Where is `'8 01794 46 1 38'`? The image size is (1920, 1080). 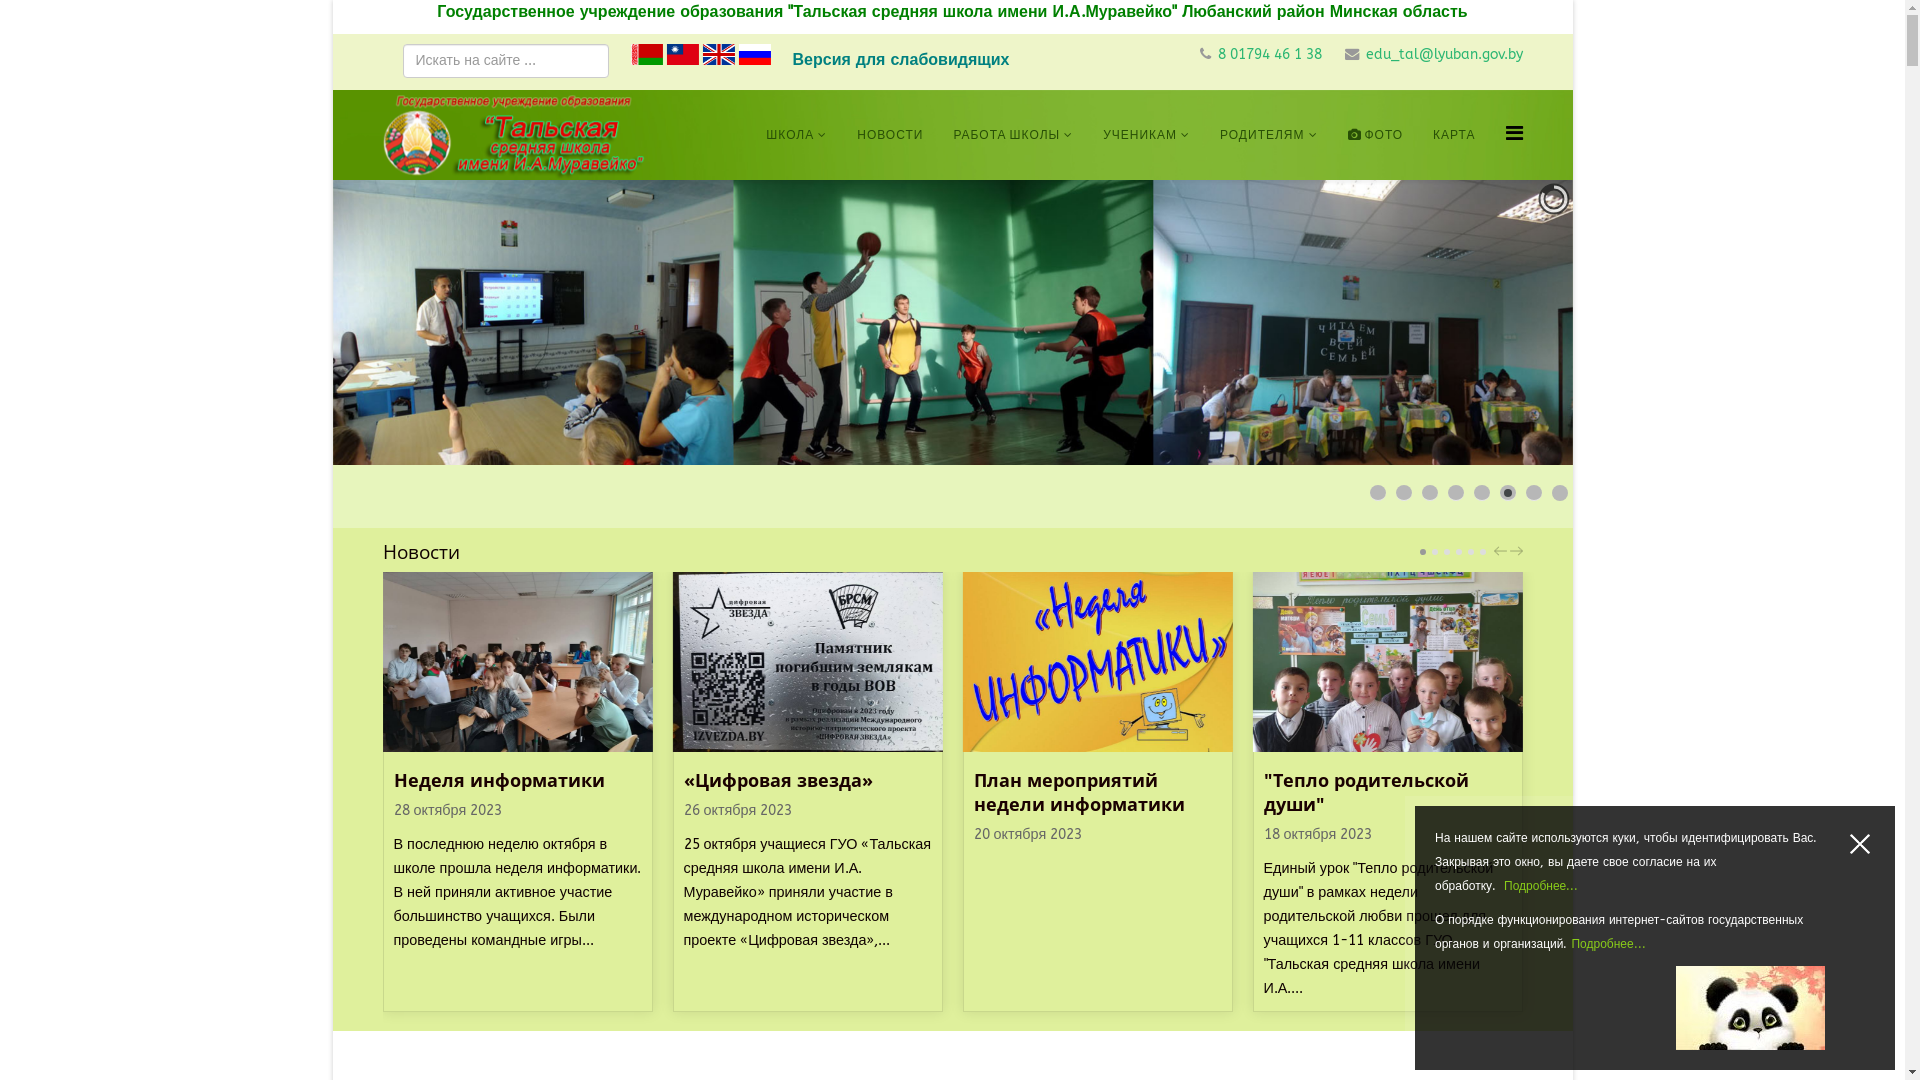 '8 01794 46 1 38' is located at coordinates (1269, 53).